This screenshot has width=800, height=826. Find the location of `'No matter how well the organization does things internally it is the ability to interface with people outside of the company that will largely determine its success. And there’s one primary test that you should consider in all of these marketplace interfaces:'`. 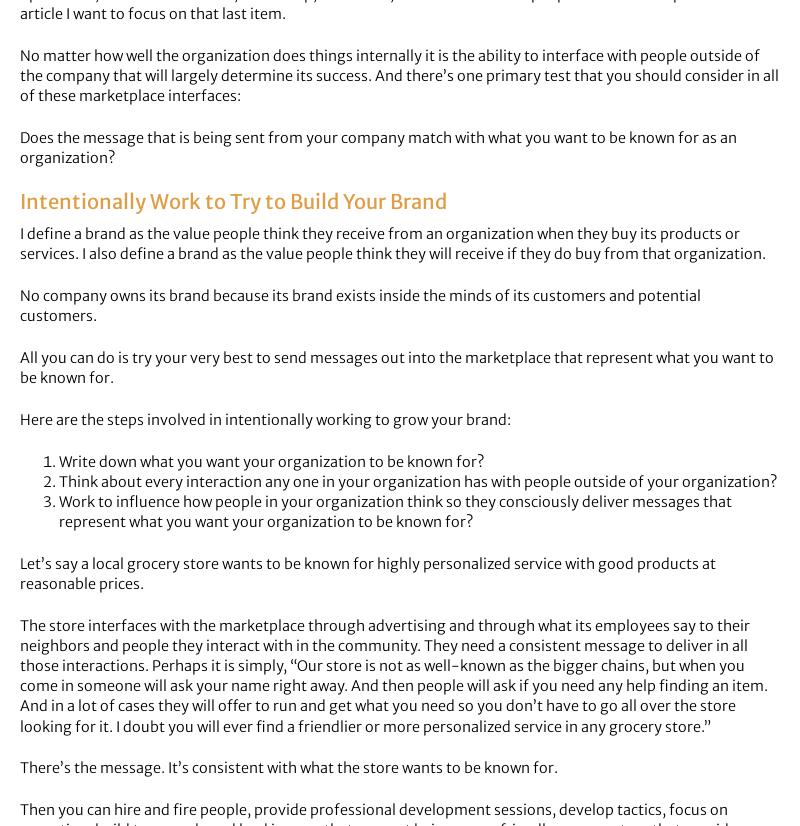

'No matter how well the organization does things internally it is the ability to interface with people outside of the company that will largely determine its success. And there’s one primary test that you should consider in all of these marketplace interfaces:' is located at coordinates (398, 75).